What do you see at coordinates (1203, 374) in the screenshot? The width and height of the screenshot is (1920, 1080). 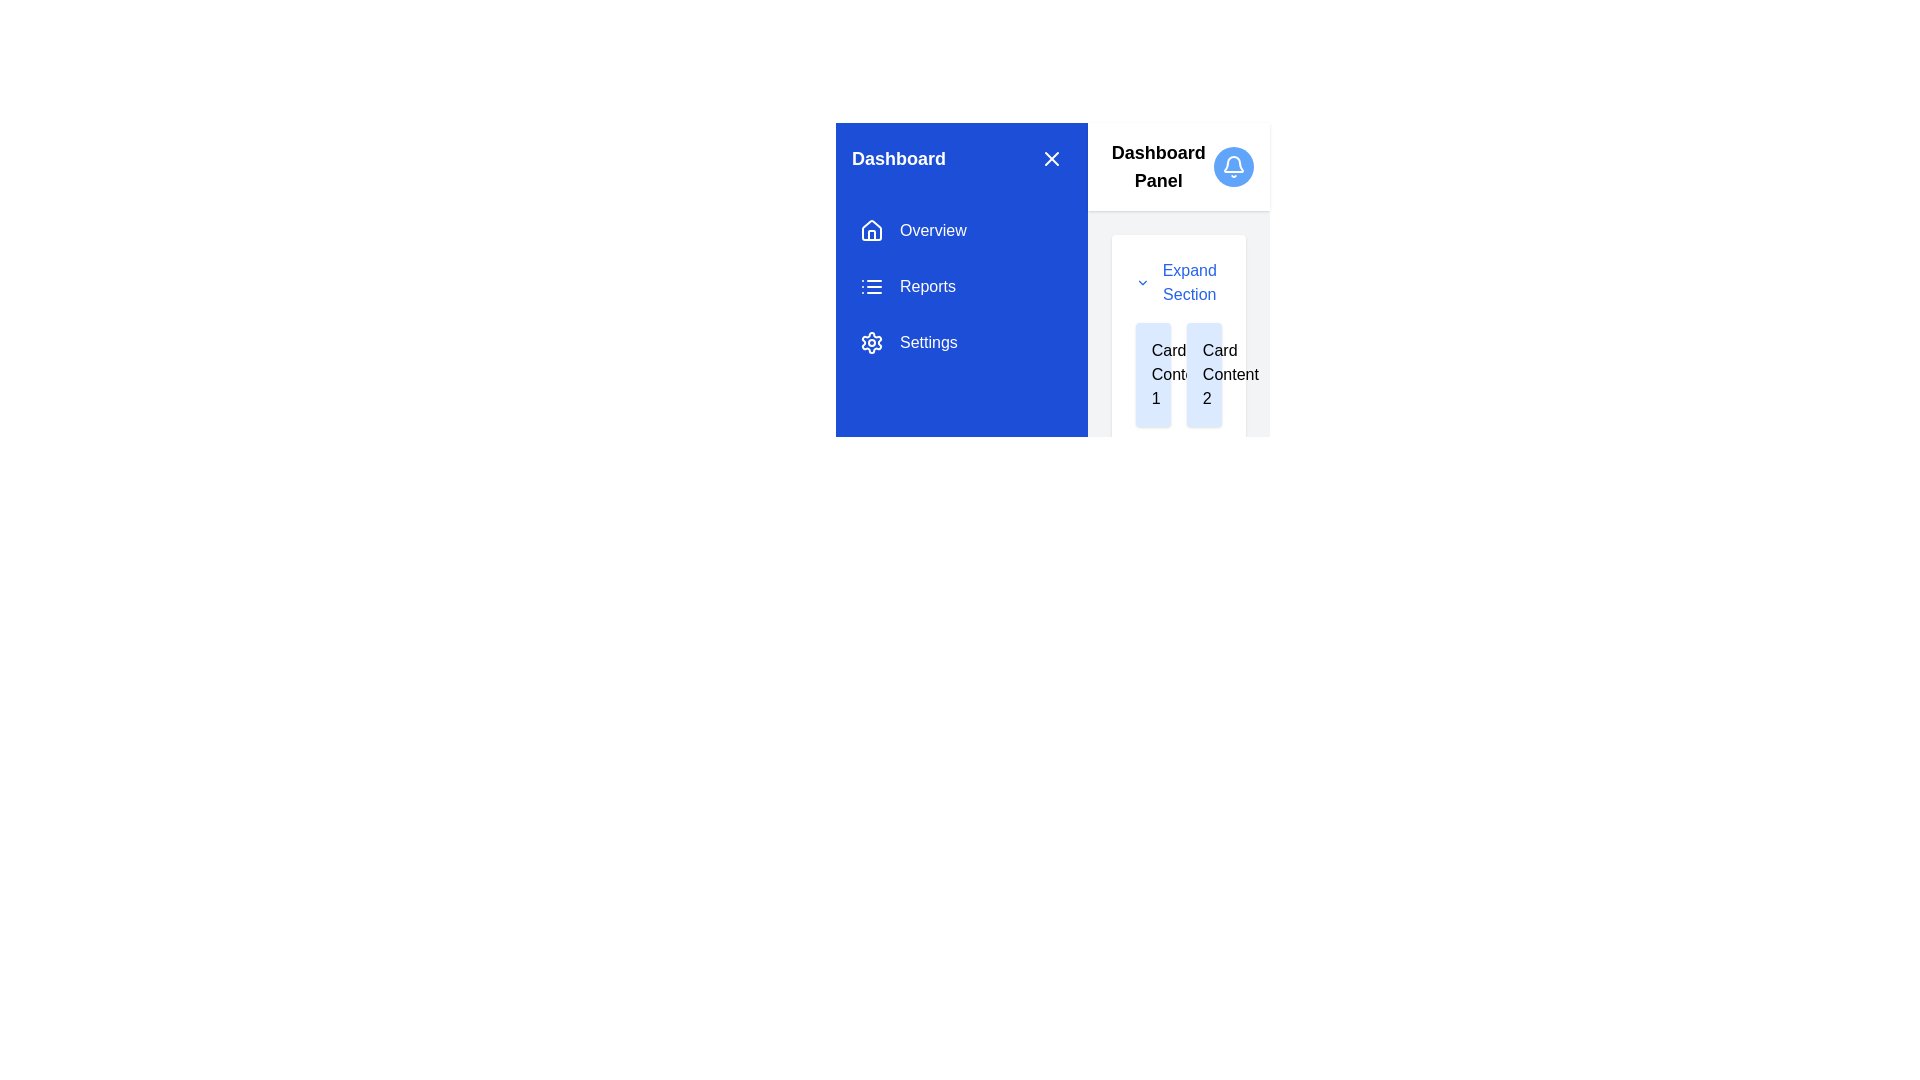 I see `the text label 'Card Content 2' within the card component on the right-hand side of the interface` at bounding box center [1203, 374].